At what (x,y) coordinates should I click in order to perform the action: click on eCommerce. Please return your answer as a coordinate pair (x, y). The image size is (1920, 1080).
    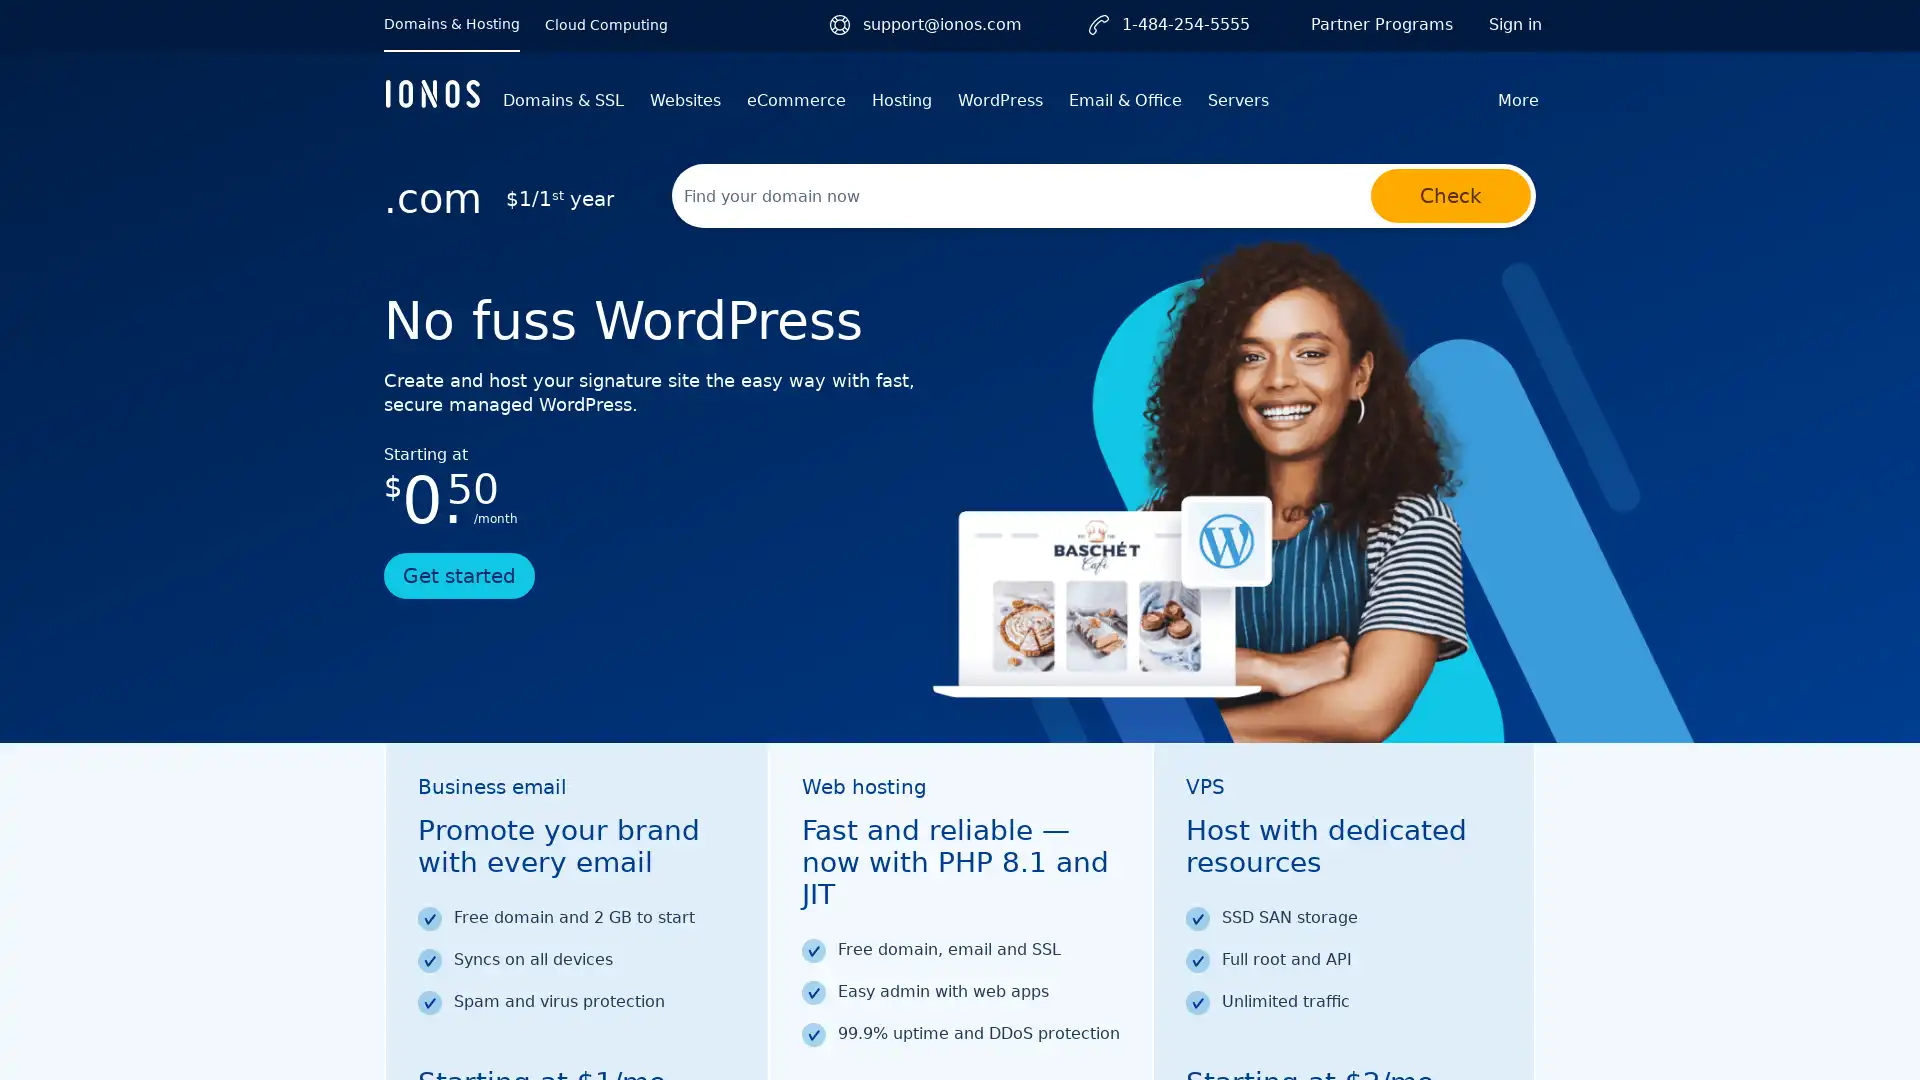
    Looking at the image, I should click on (795, 100).